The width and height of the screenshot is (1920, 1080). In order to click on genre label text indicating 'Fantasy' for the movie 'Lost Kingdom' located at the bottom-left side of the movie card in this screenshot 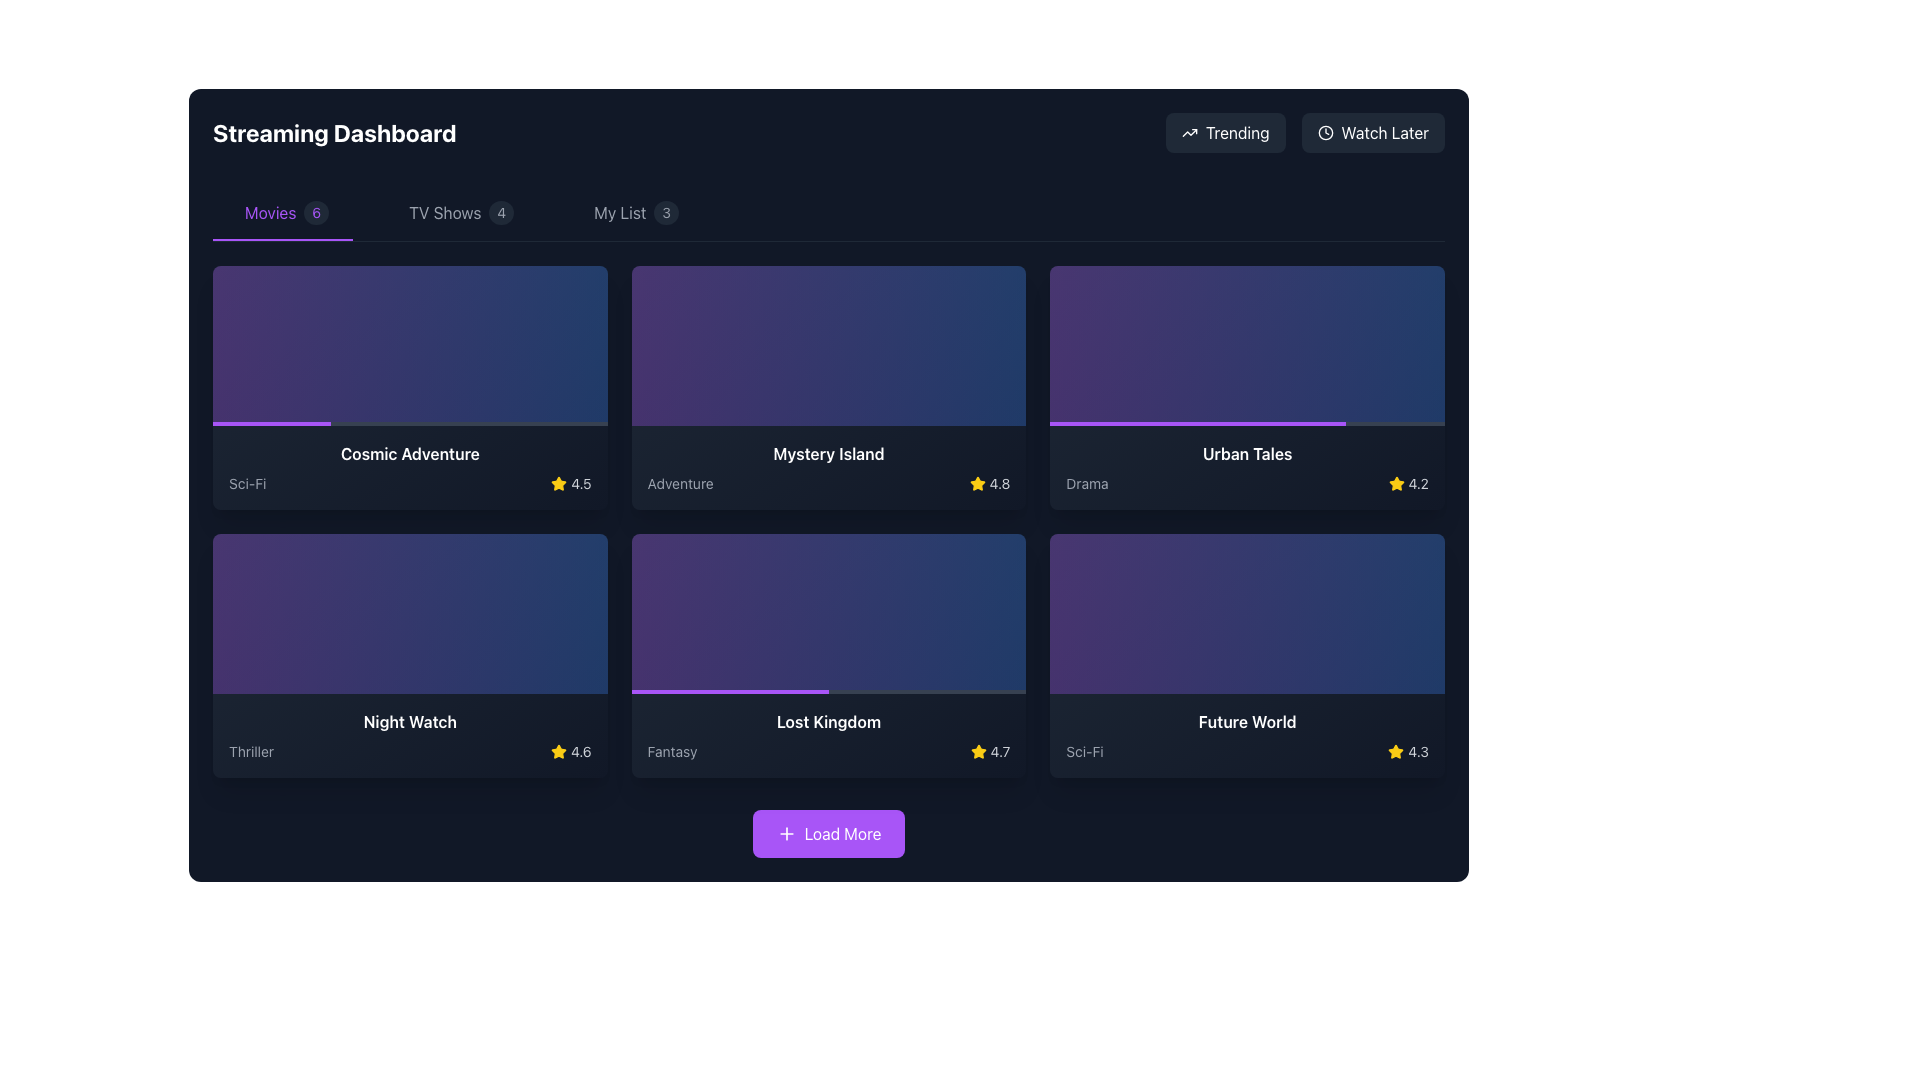, I will do `click(672, 752)`.